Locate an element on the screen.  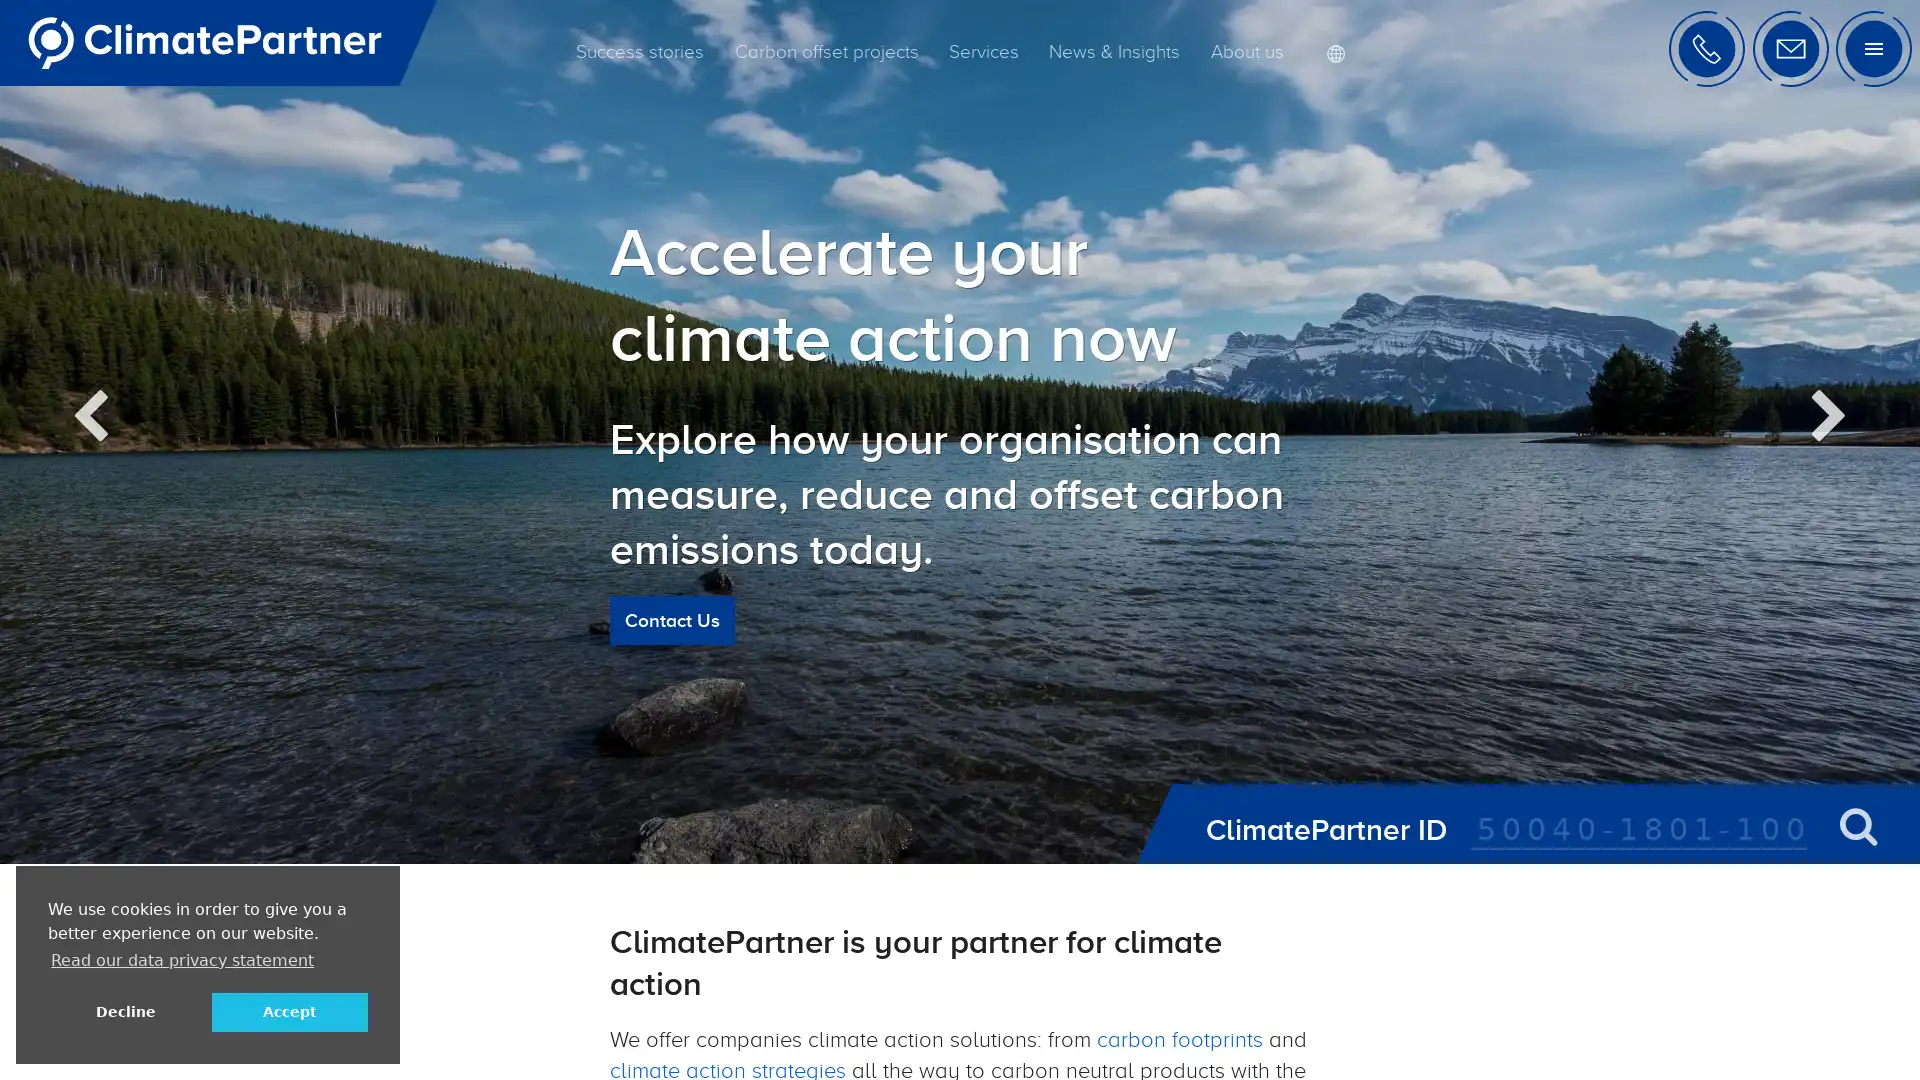
learn more about cookies is located at coordinates (182, 959).